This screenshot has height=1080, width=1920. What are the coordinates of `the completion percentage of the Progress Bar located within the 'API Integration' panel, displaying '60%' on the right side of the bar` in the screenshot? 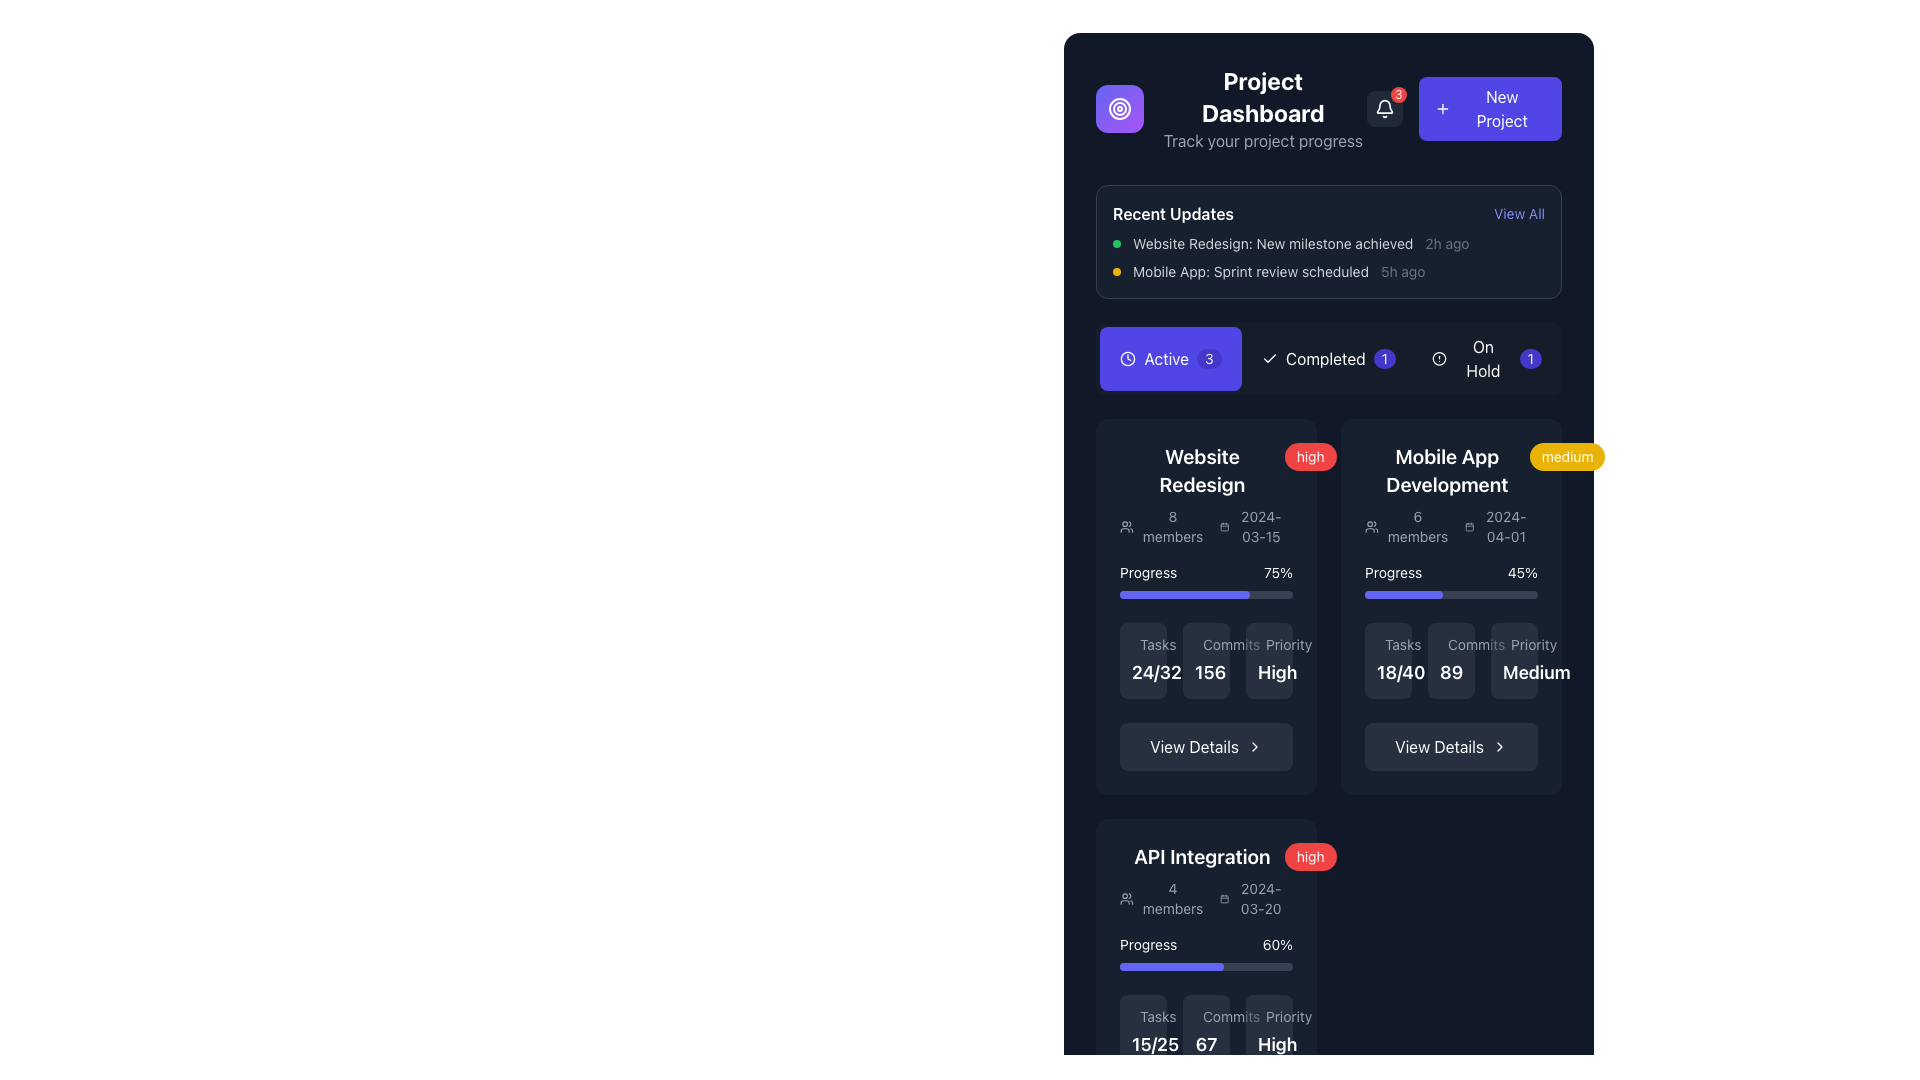 It's located at (1205, 951).